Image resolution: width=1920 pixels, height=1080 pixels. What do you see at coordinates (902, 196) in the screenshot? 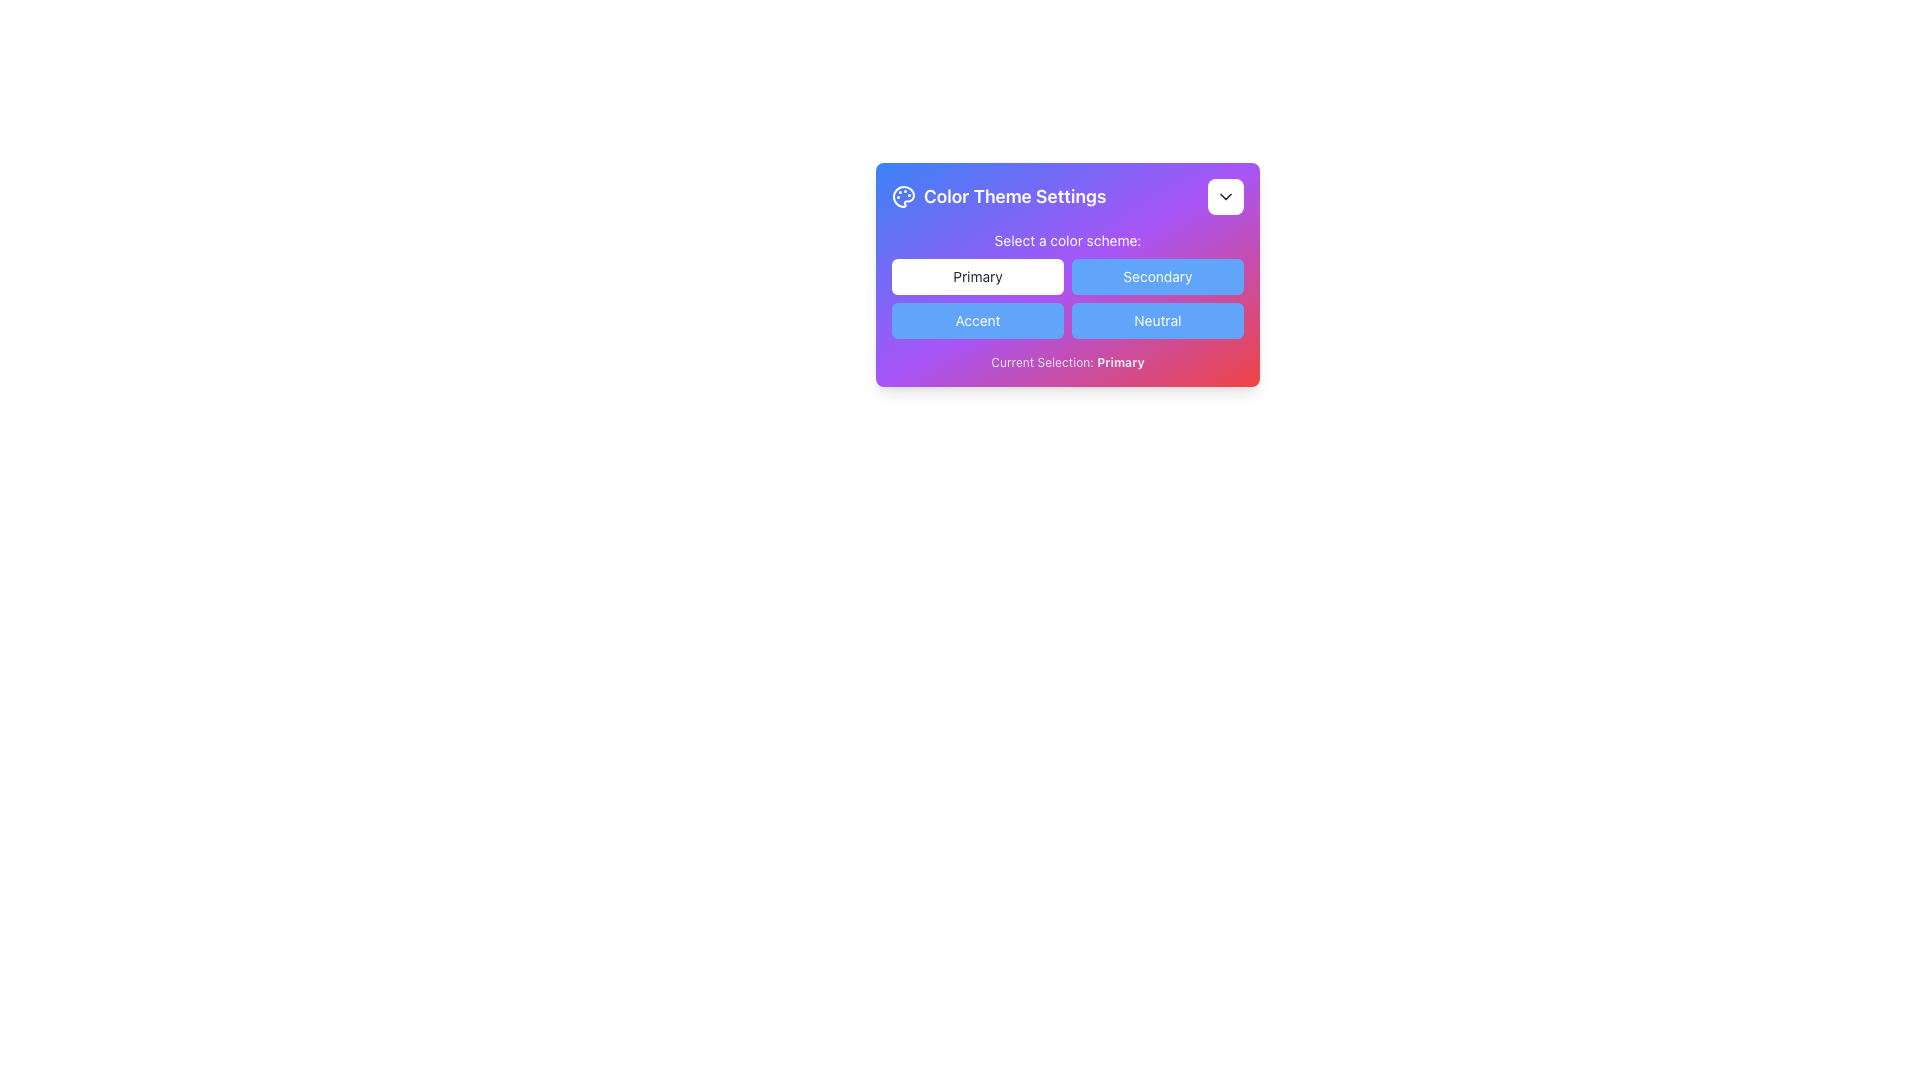
I see `the painter's palette icon located at the top-left corner of the 'Color Theme Settings' card, to the left of the text label 'Color Theme Settings'` at bounding box center [902, 196].